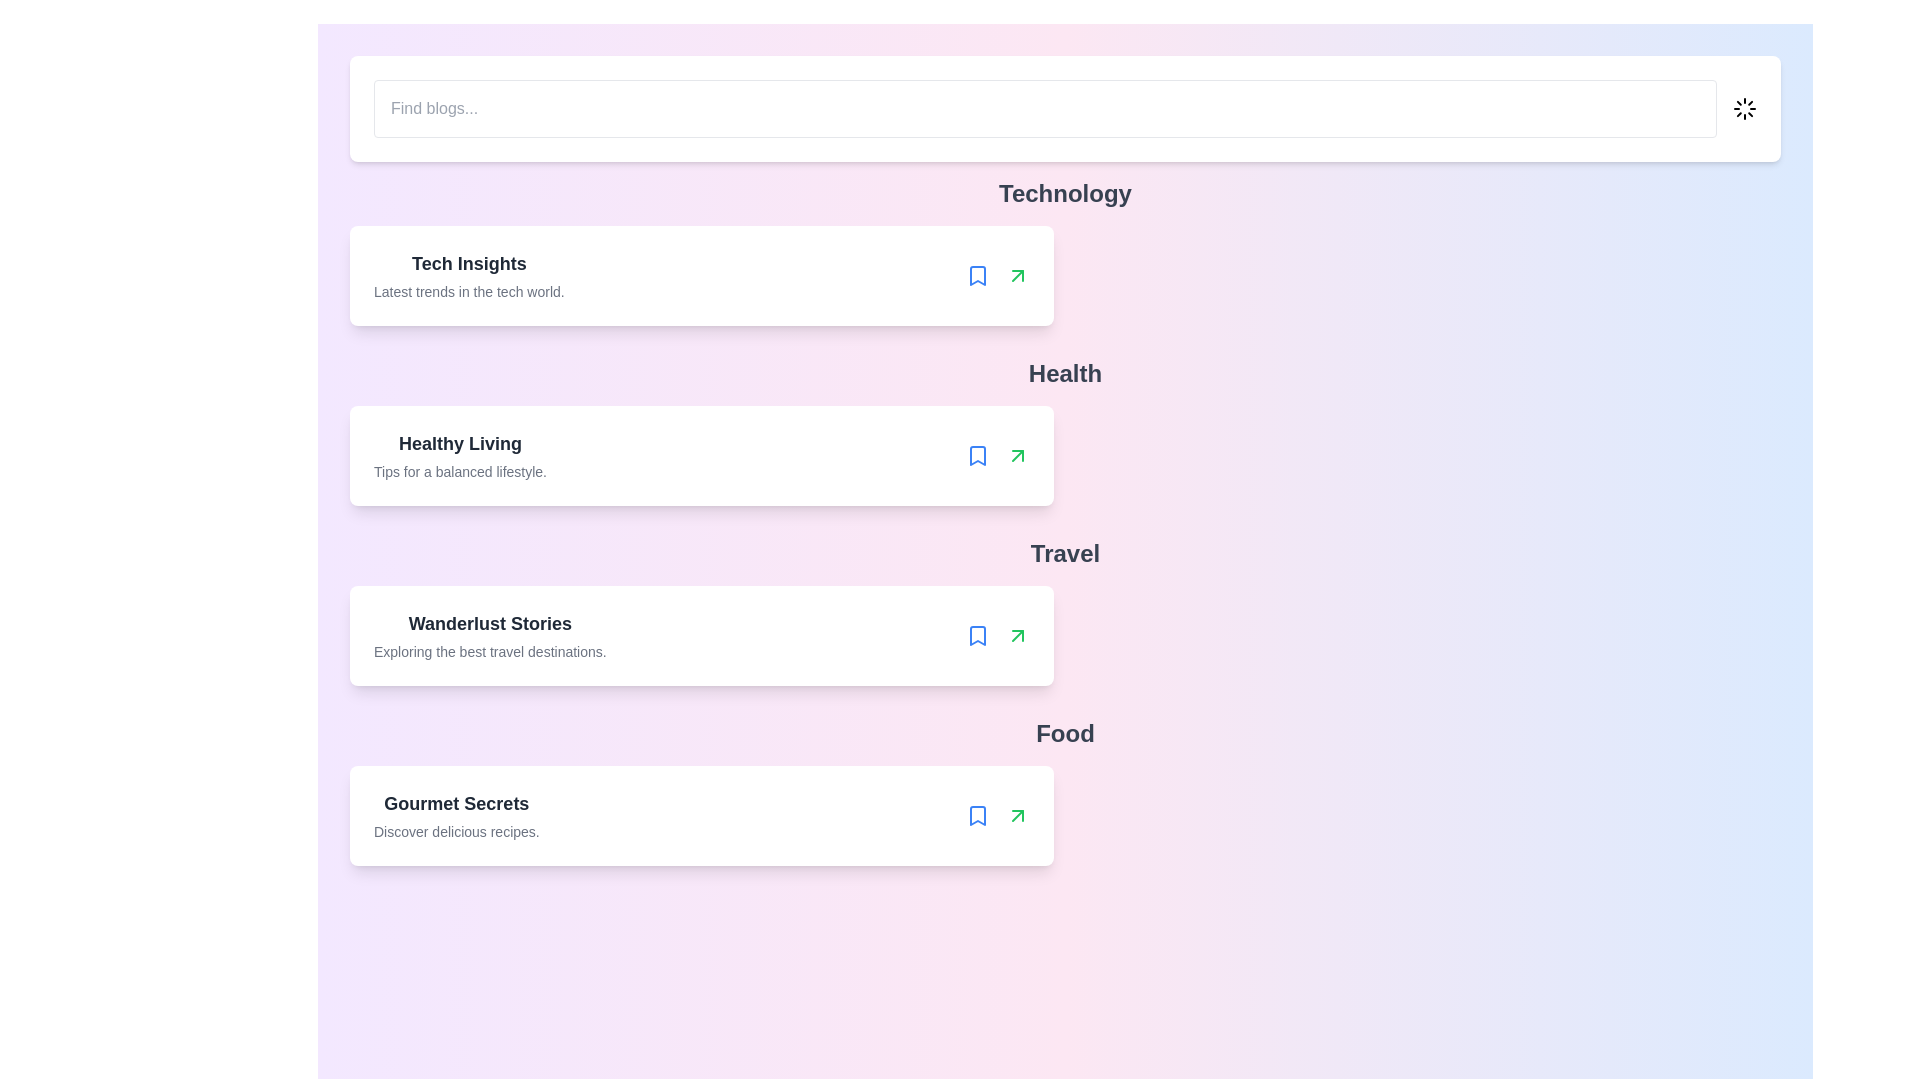 This screenshot has width=1920, height=1080. Describe the element at coordinates (468, 262) in the screenshot. I see `text from the header label located at the top of the 'Technology' section card, which introduces the content theme as 'Latest trends in the tech world.'` at that location.